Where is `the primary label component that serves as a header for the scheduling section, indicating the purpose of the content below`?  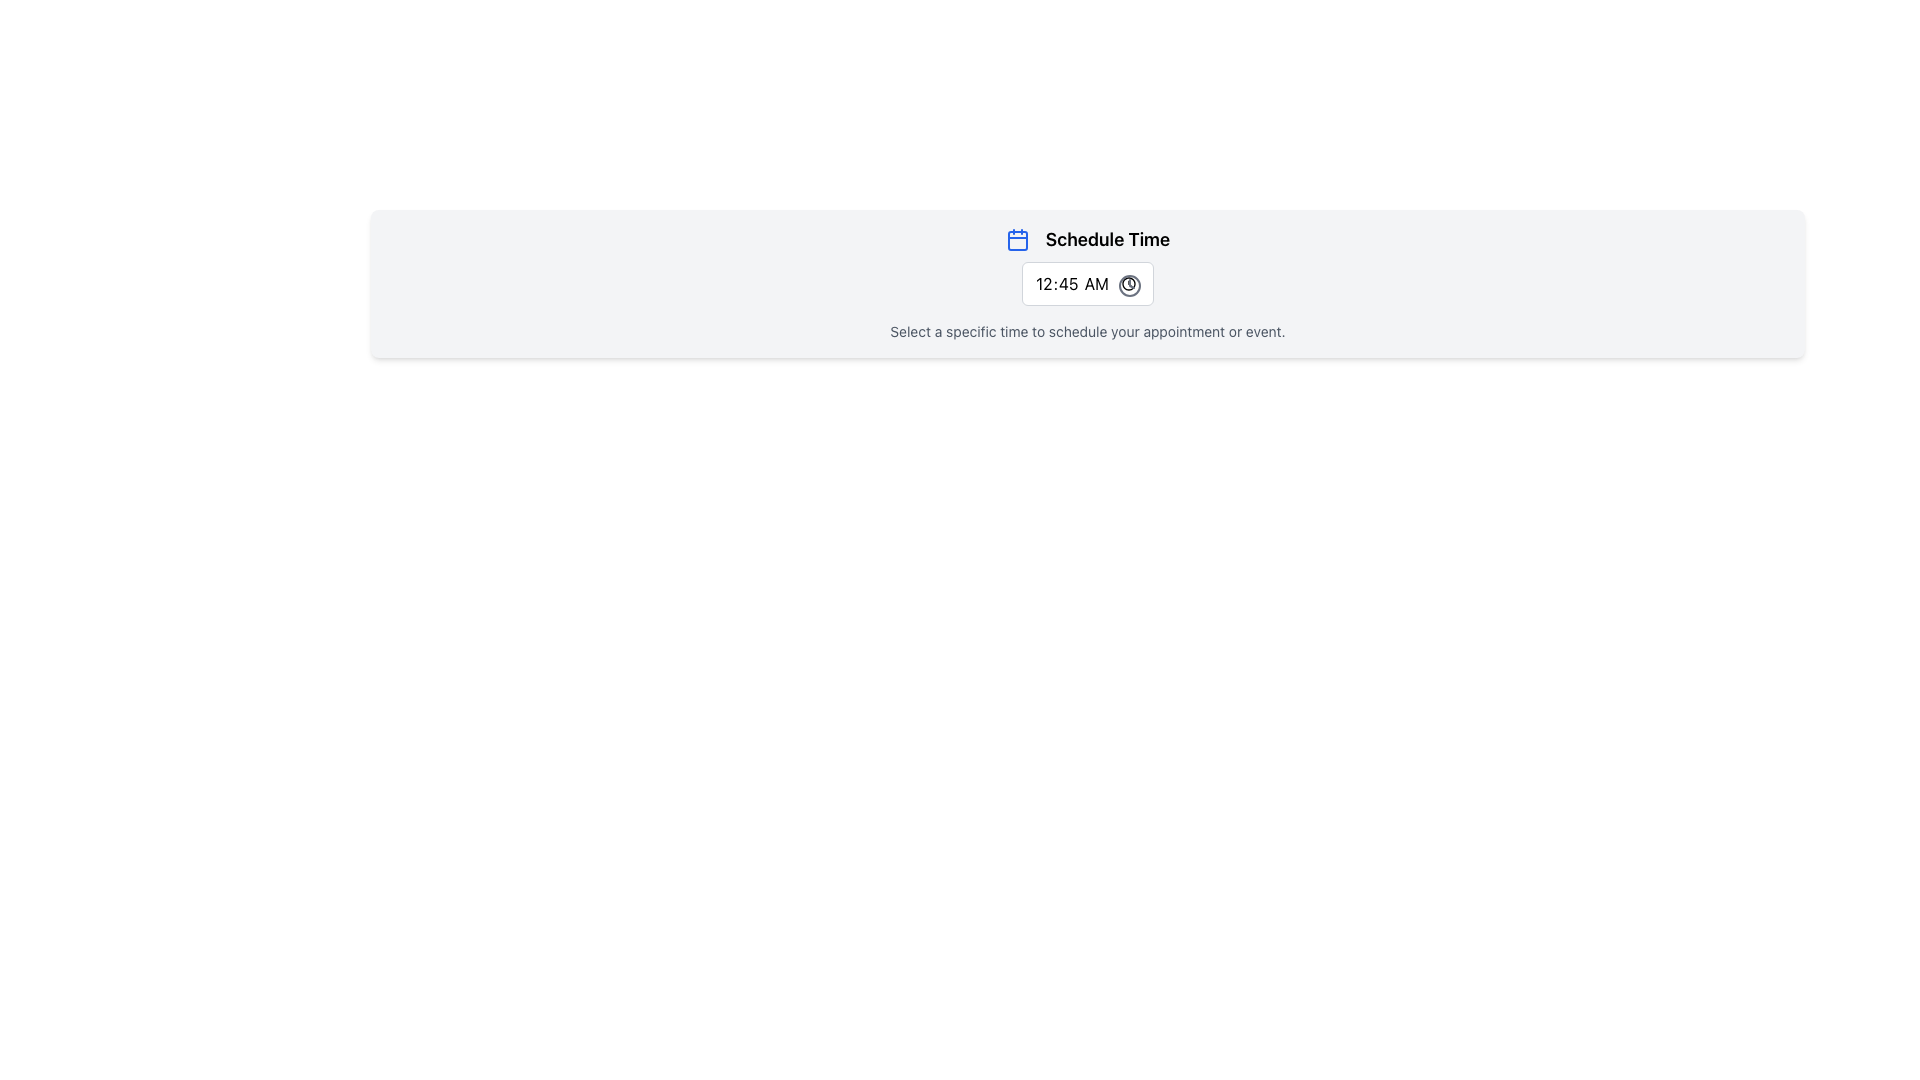
the primary label component that serves as a header for the scheduling section, indicating the purpose of the content below is located at coordinates (1087, 238).